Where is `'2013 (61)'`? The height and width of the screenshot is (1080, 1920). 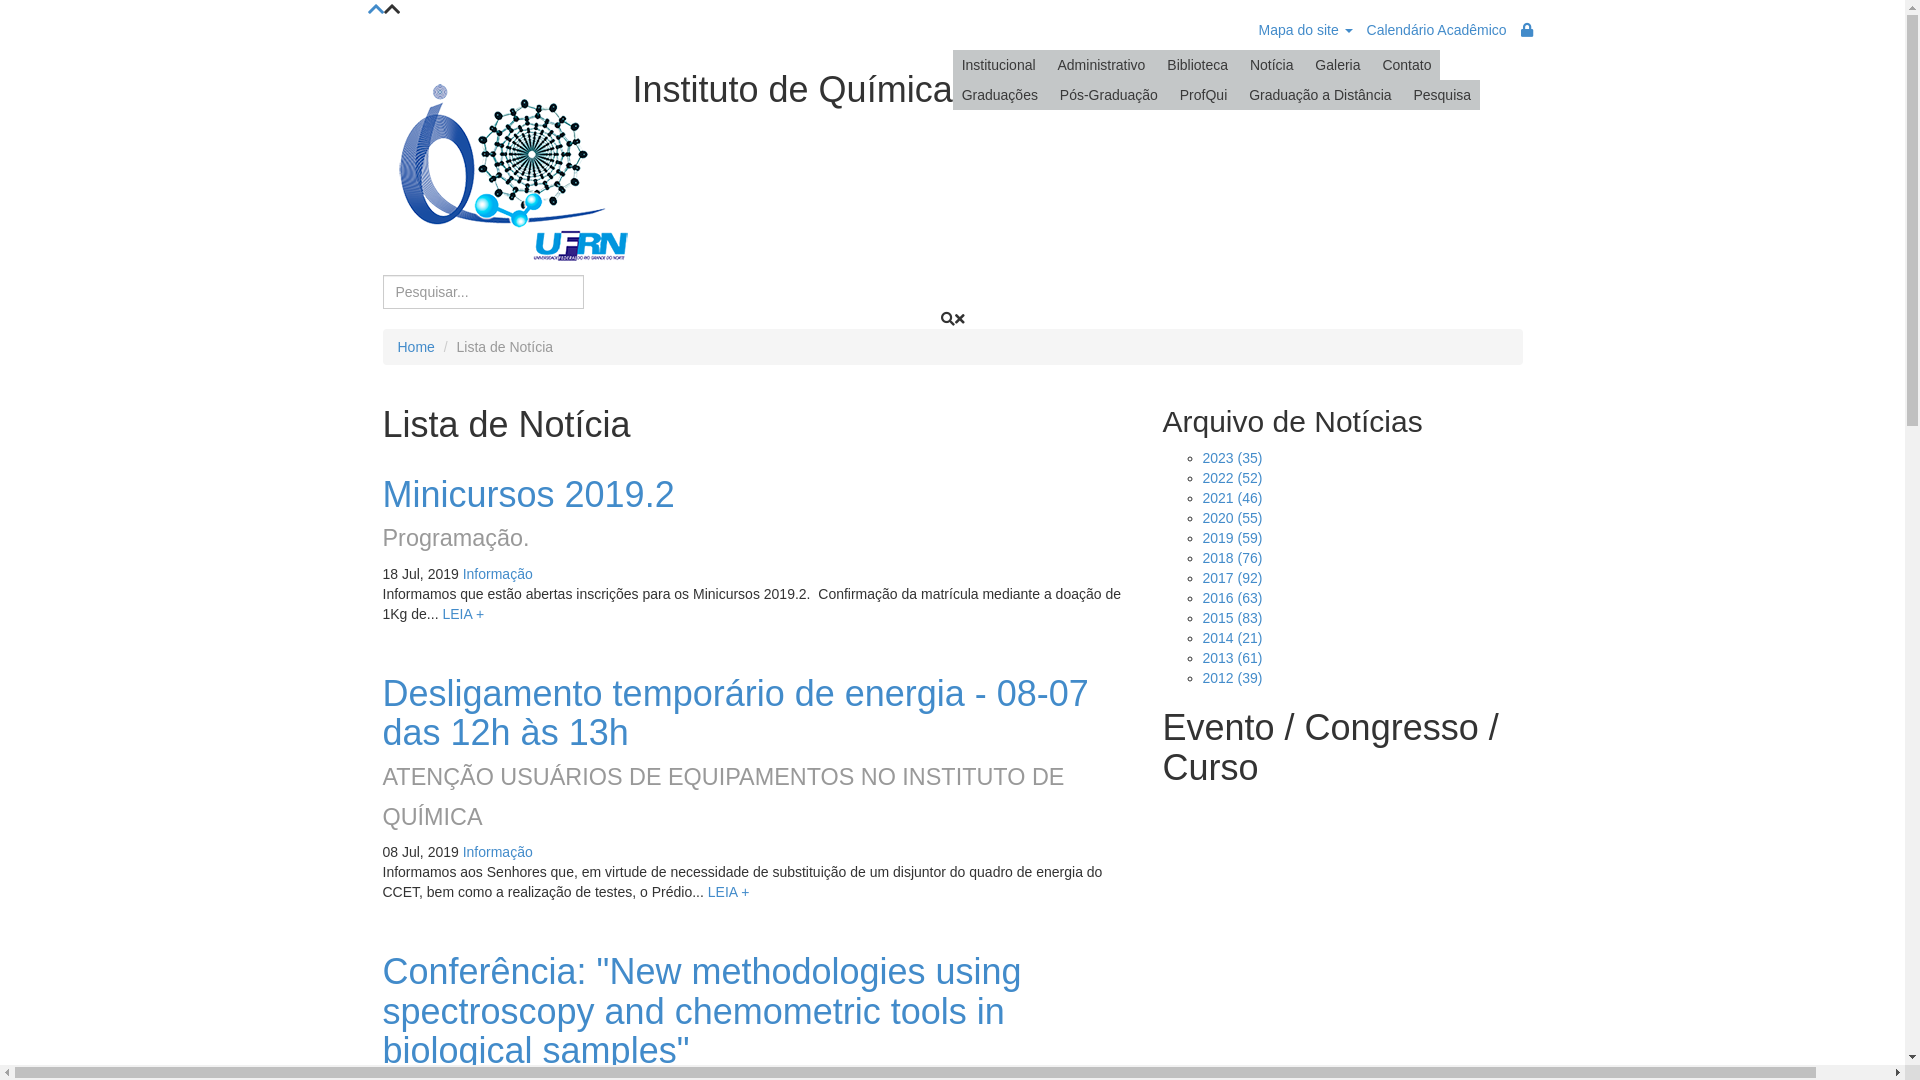 '2013 (61)' is located at coordinates (1231, 658).